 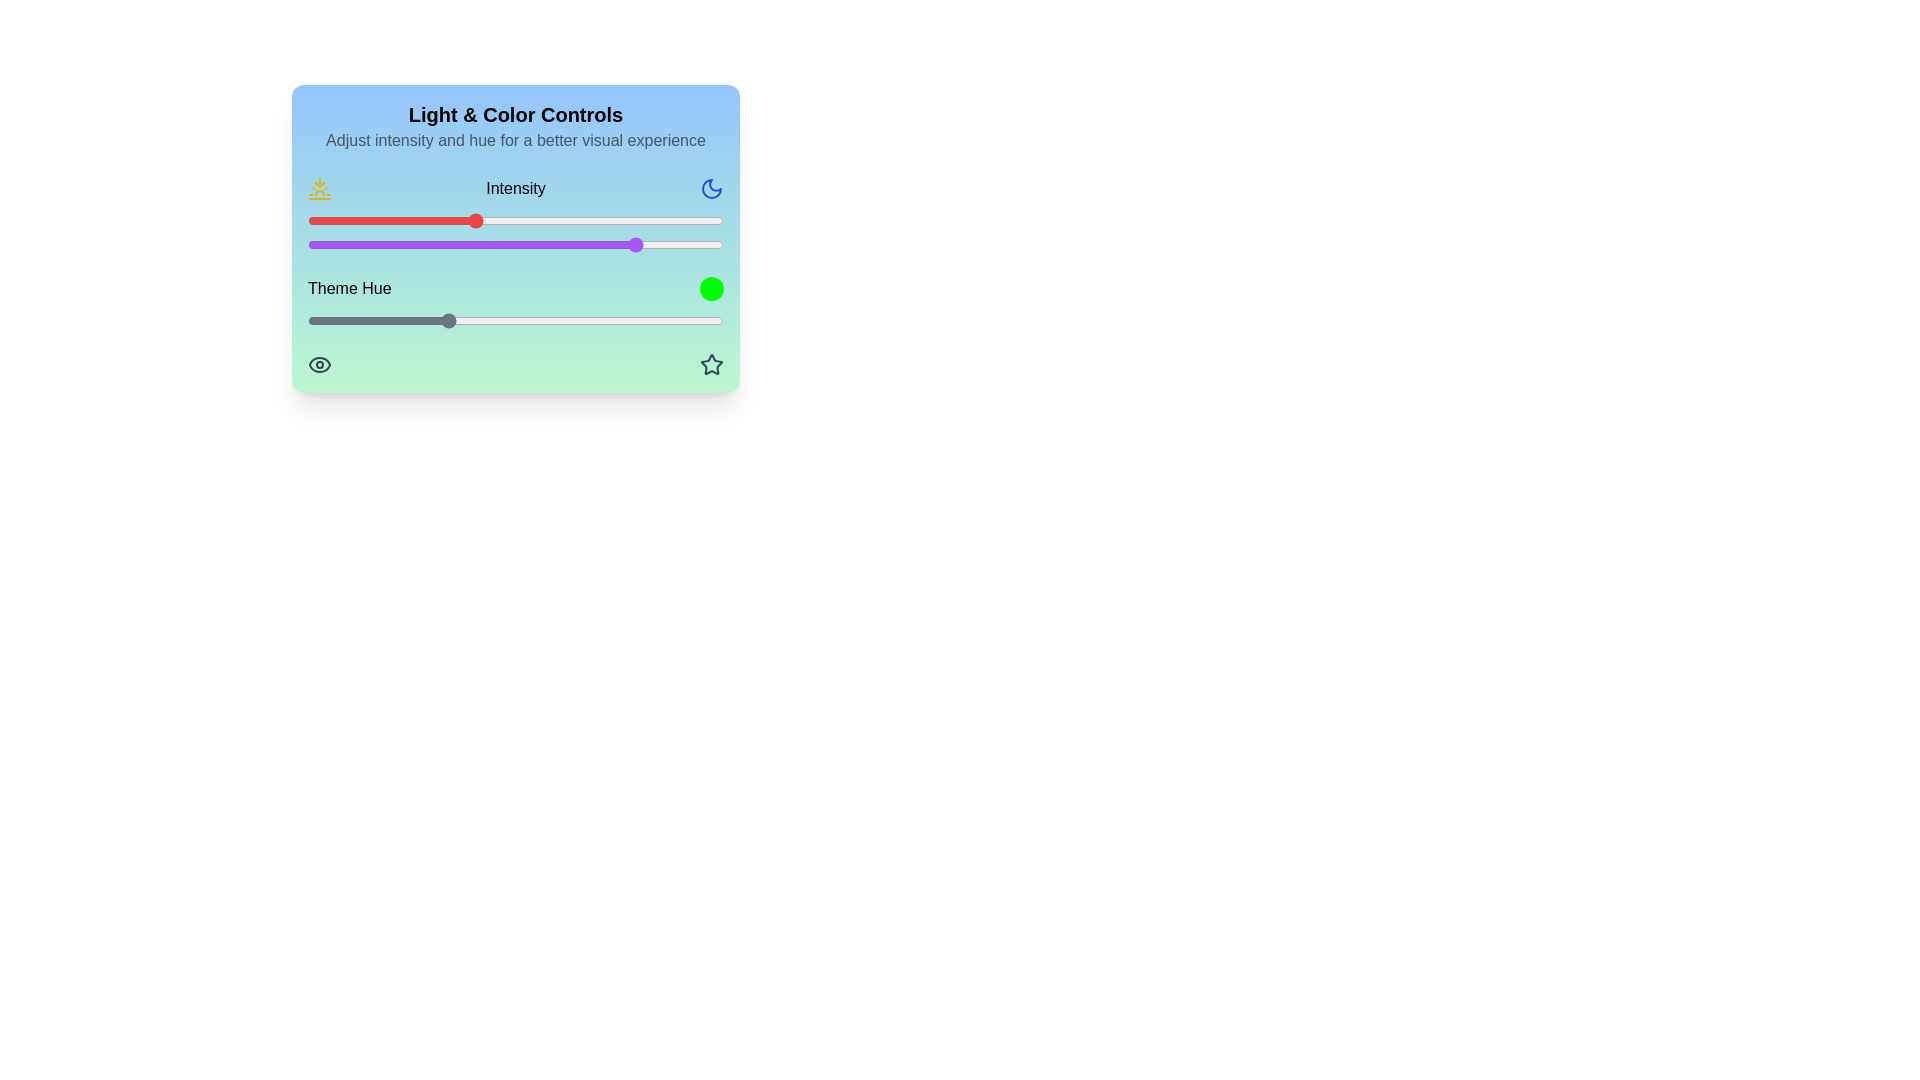 I want to click on the slider value, so click(x=598, y=319).